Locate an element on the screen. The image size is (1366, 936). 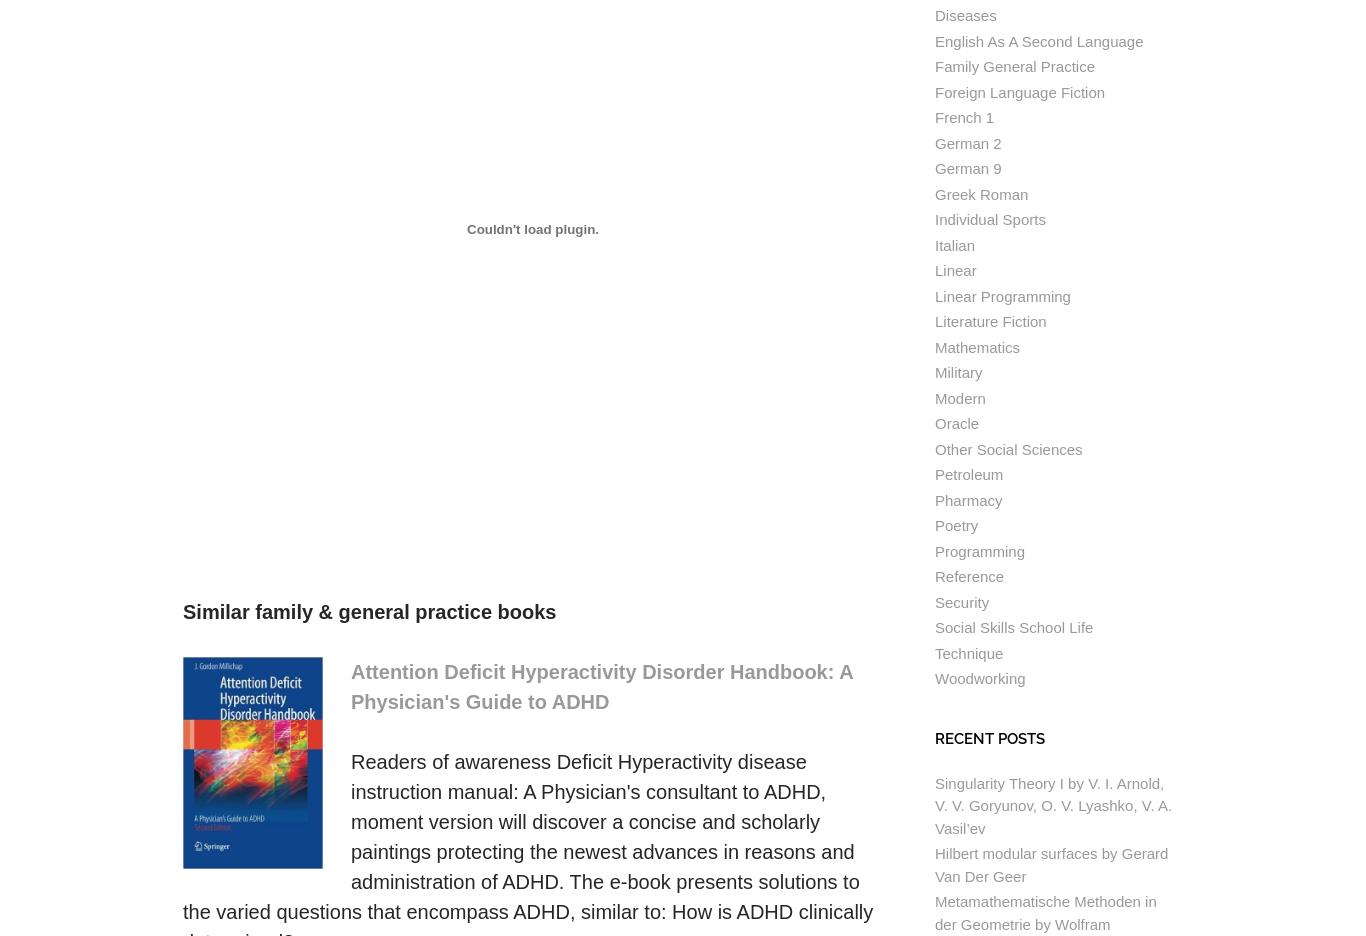
'Linear Programming' is located at coordinates (1002, 295).